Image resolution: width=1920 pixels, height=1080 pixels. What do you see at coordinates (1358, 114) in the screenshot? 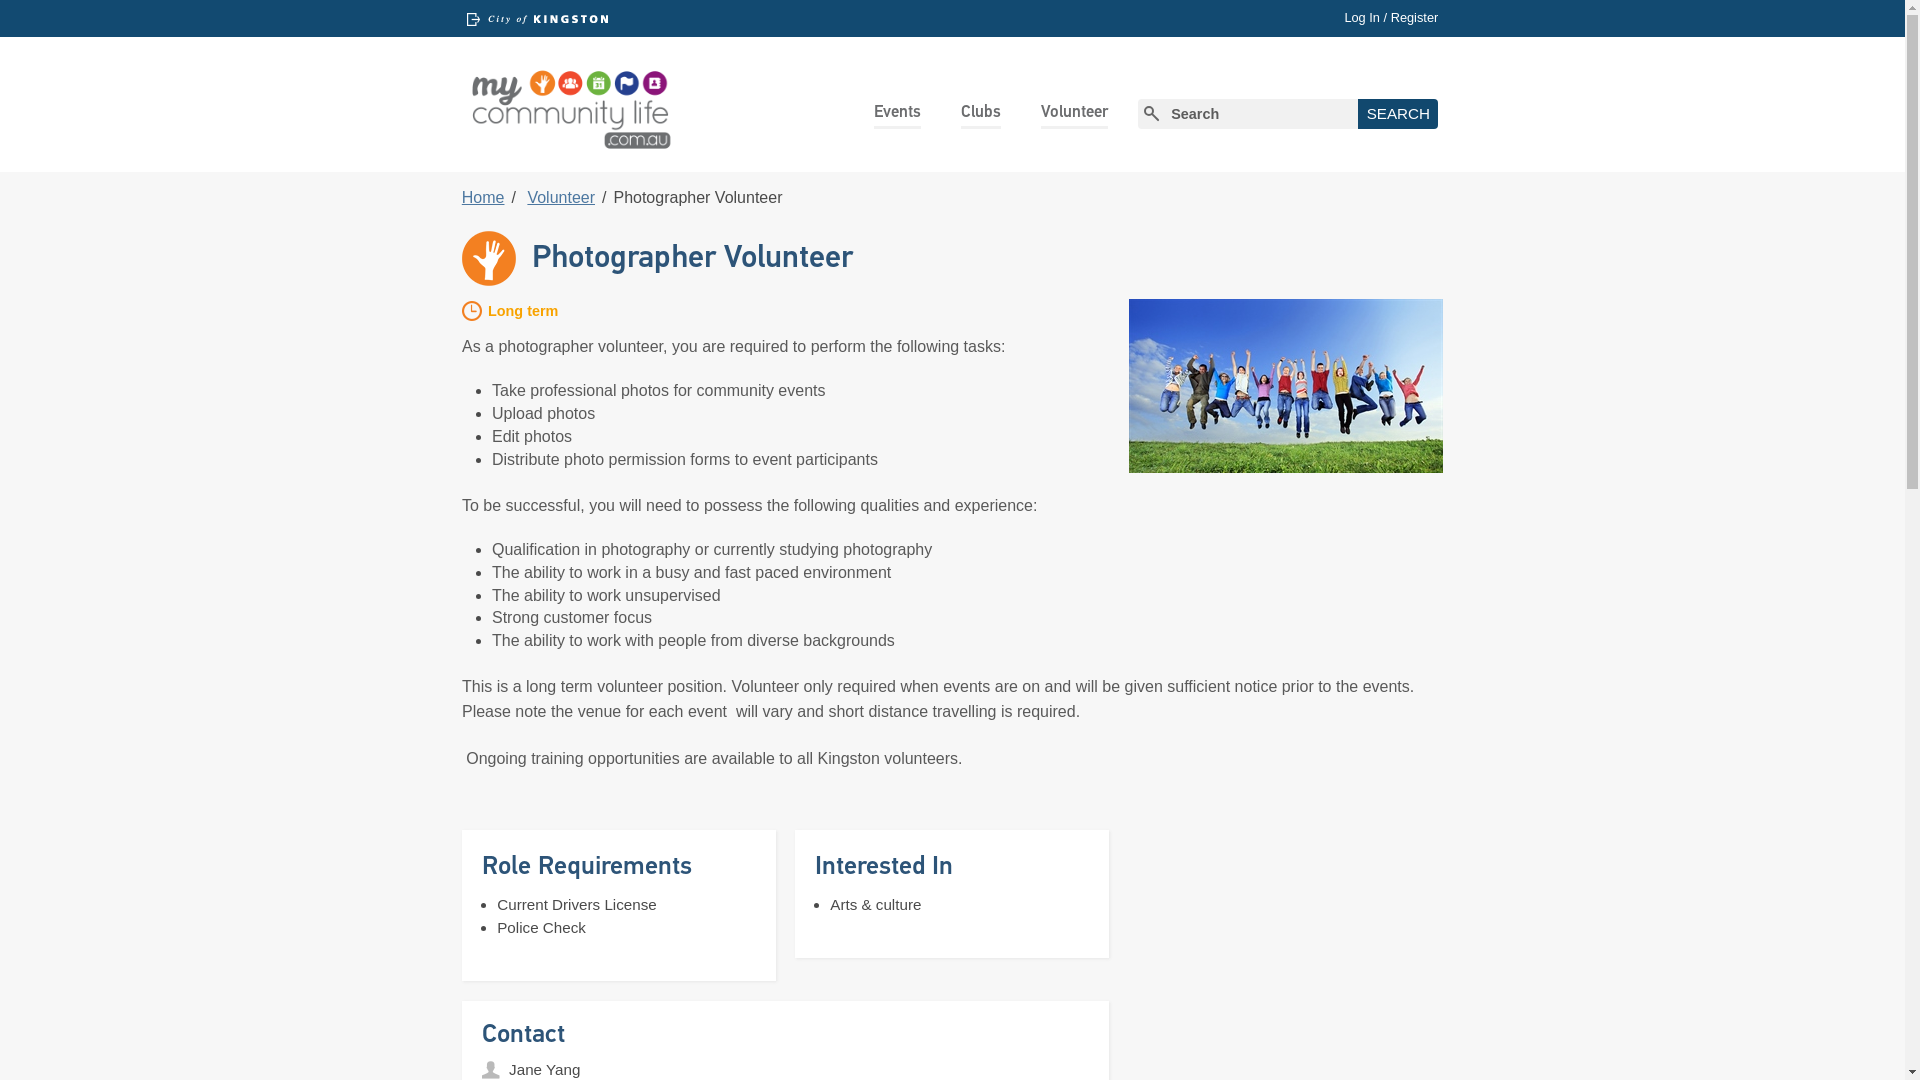
I see `'Search'` at bounding box center [1358, 114].